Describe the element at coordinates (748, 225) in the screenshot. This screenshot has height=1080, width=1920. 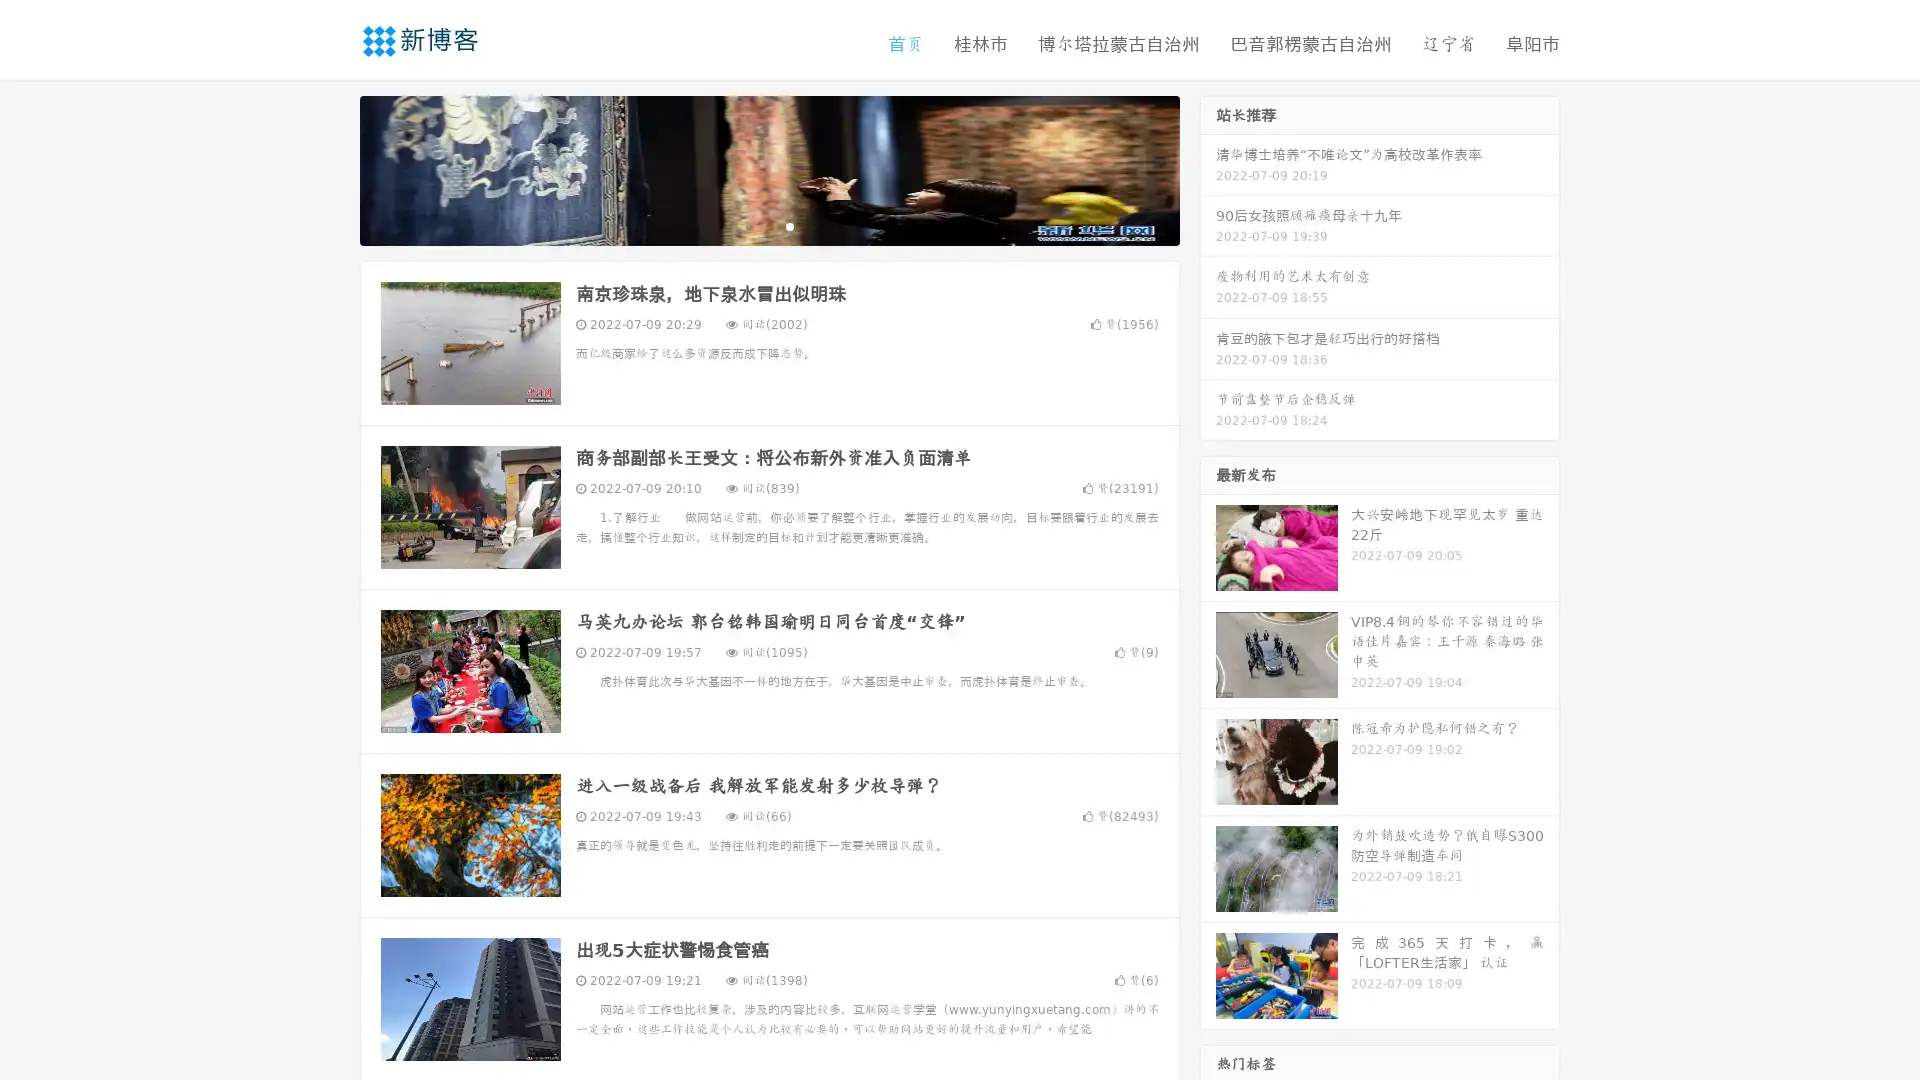
I see `Go to slide 1` at that location.